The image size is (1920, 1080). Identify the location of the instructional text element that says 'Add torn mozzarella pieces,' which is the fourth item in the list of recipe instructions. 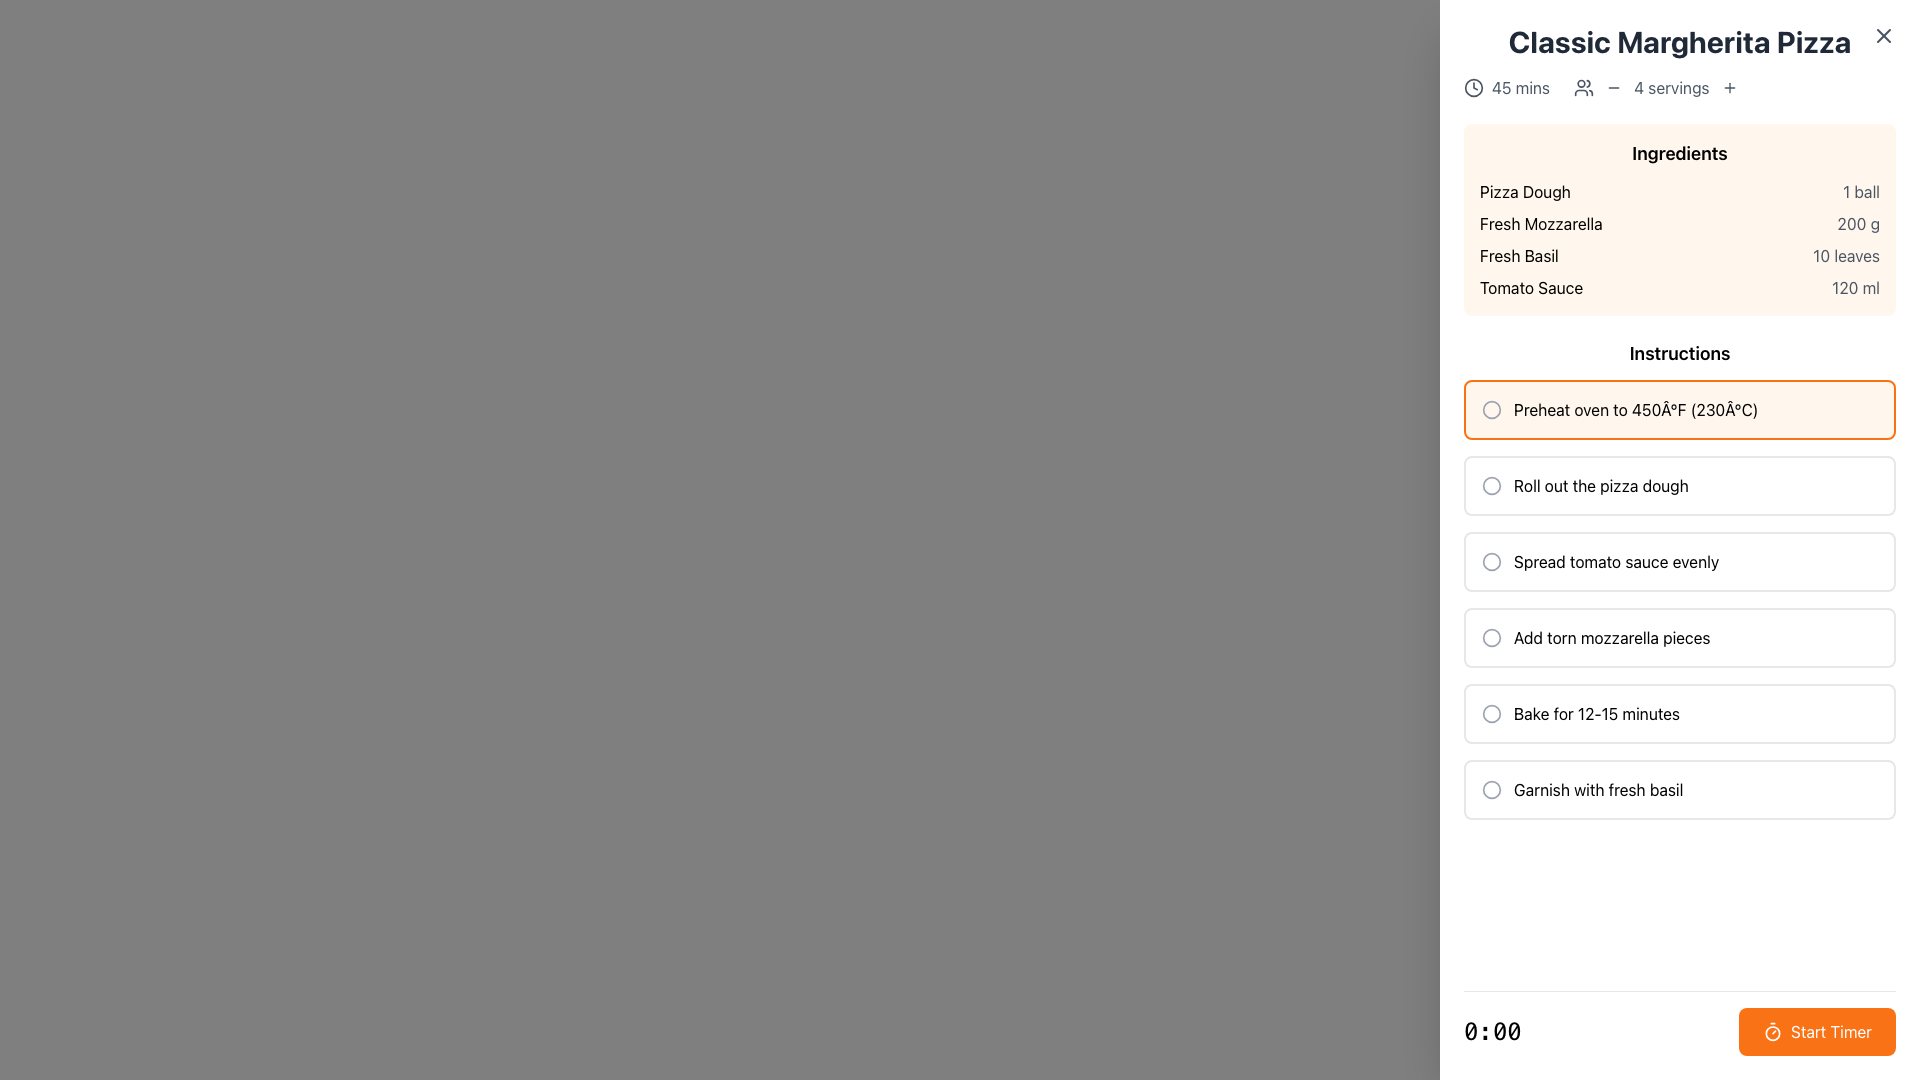
(1612, 637).